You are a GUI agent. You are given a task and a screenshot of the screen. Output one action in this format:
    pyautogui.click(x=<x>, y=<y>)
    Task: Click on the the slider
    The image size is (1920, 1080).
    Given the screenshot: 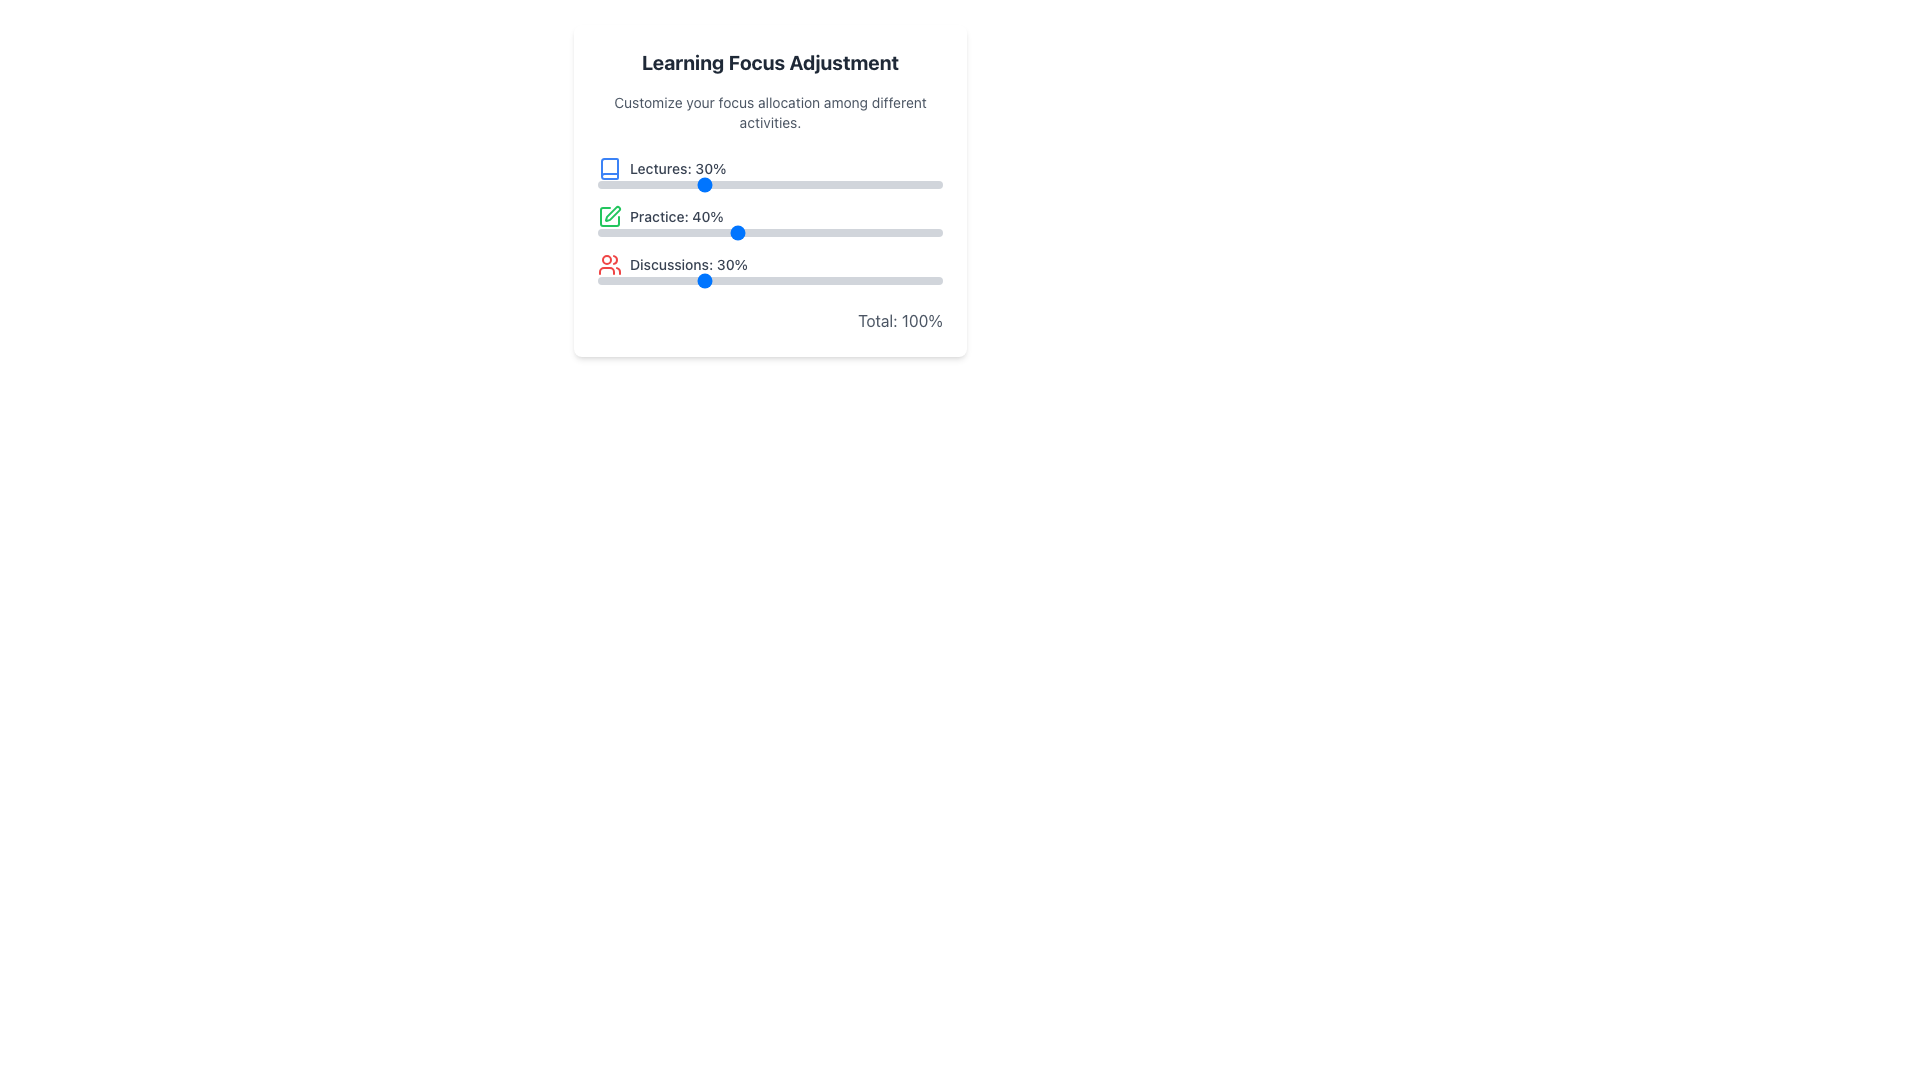 What is the action you would take?
    pyautogui.click(x=779, y=281)
    